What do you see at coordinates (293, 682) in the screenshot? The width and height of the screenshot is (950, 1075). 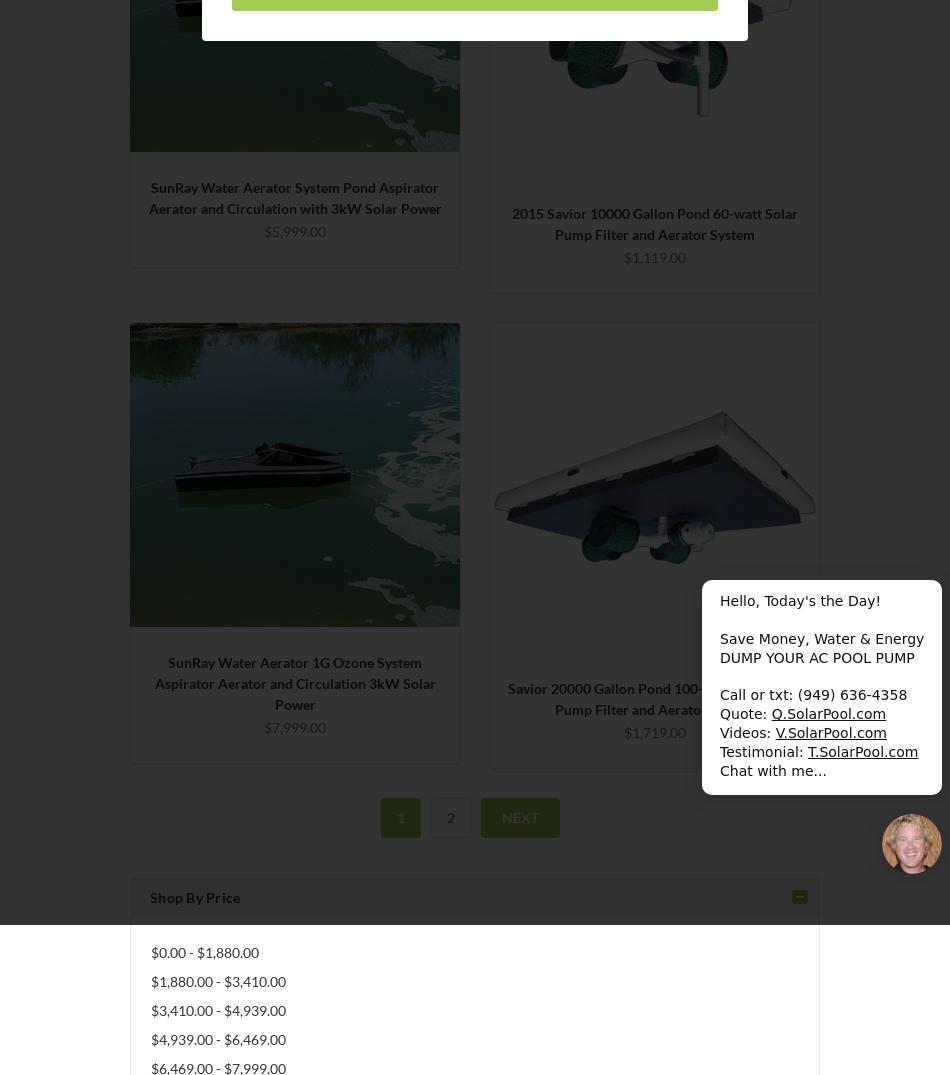 I see `'SunRay Water Aerator 1G Ozone System Aspirator Aerator and Circulation 3kW Solar Power'` at bounding box center [293, 682].